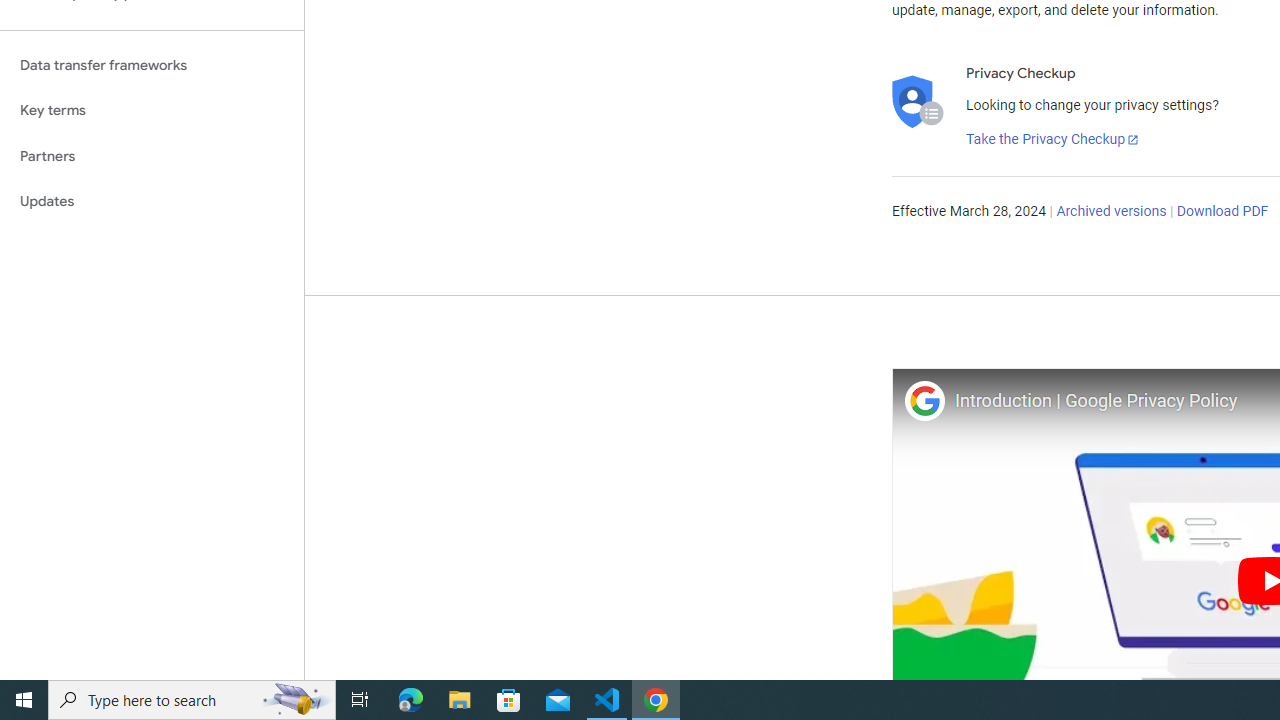 The image size is (1280, 720). What do you see at coordinates (1221, 212) in the screenshot?
I see `'Download PDF'` at bounding box center [1221, 212].